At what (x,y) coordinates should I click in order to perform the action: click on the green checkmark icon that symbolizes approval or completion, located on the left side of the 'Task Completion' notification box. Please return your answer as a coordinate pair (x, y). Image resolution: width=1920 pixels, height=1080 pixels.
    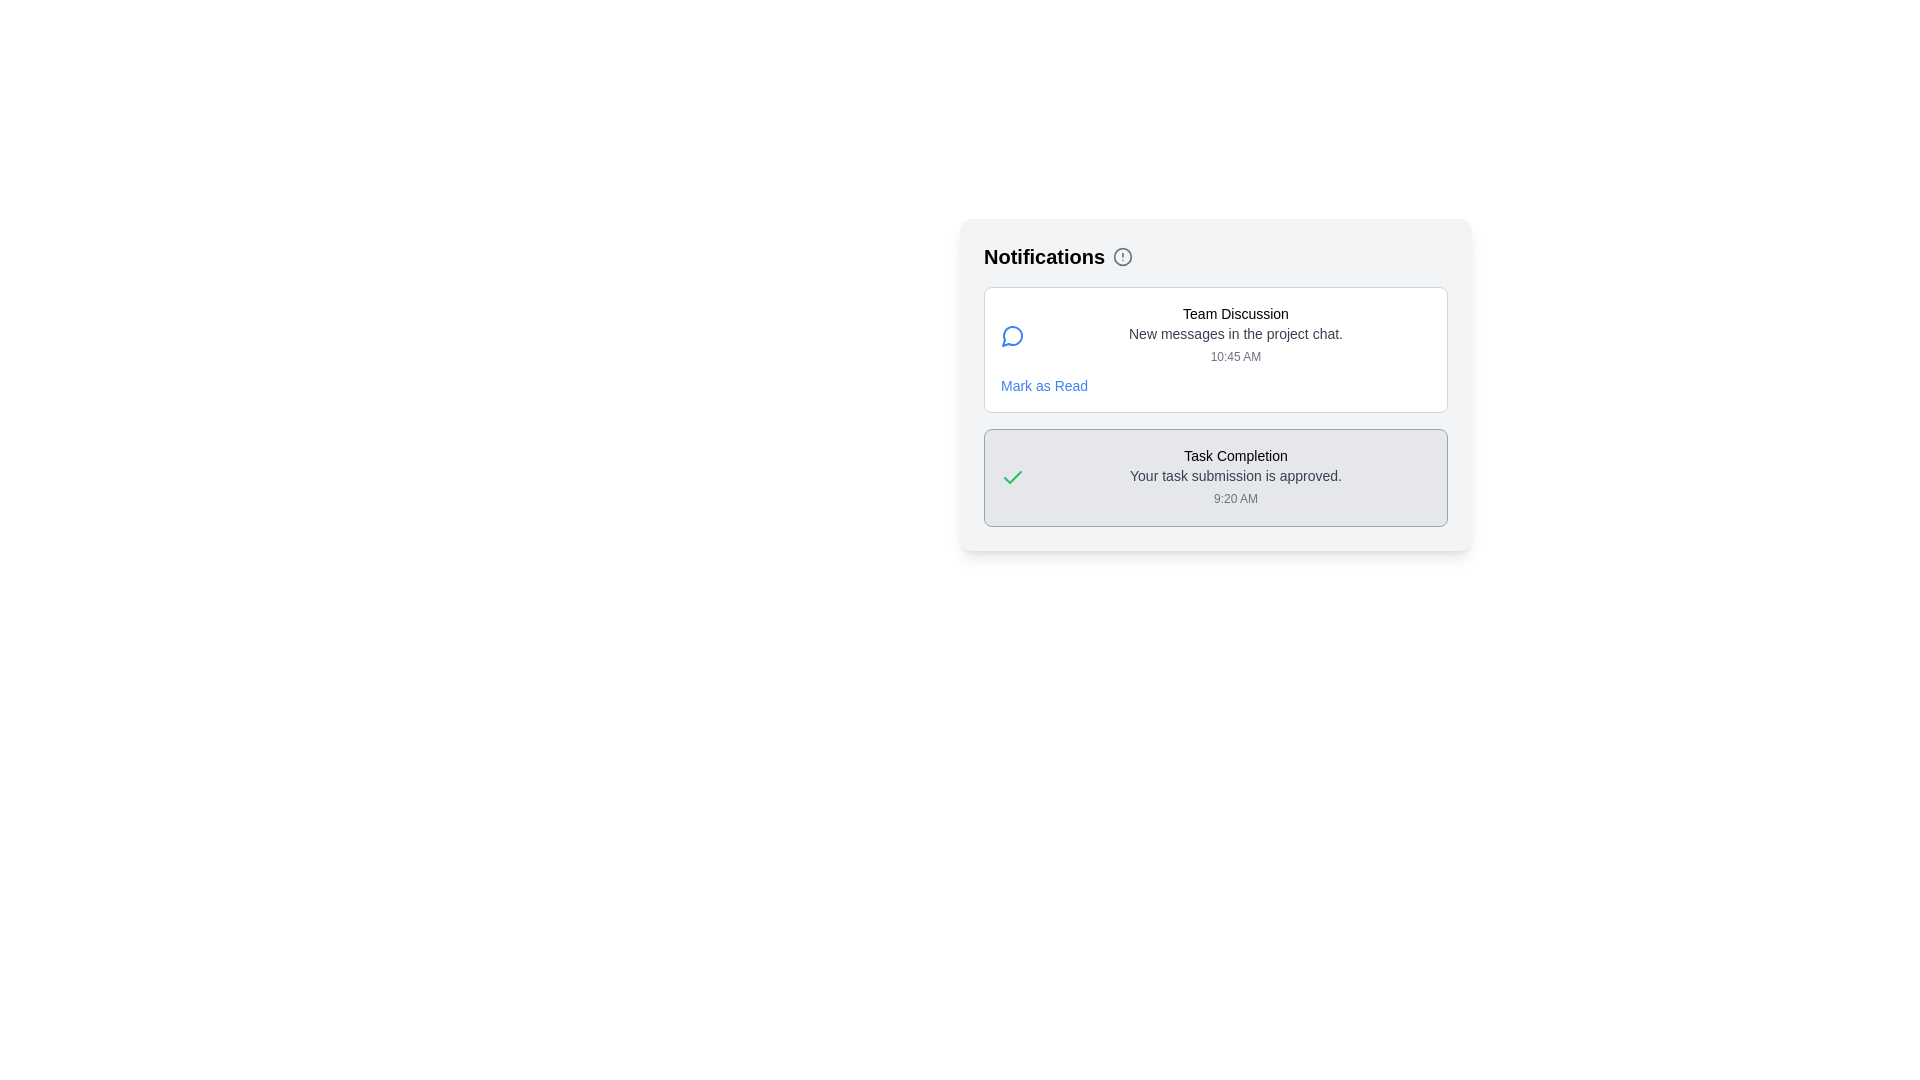
    Looking at the image, I should click on (1012, 478).